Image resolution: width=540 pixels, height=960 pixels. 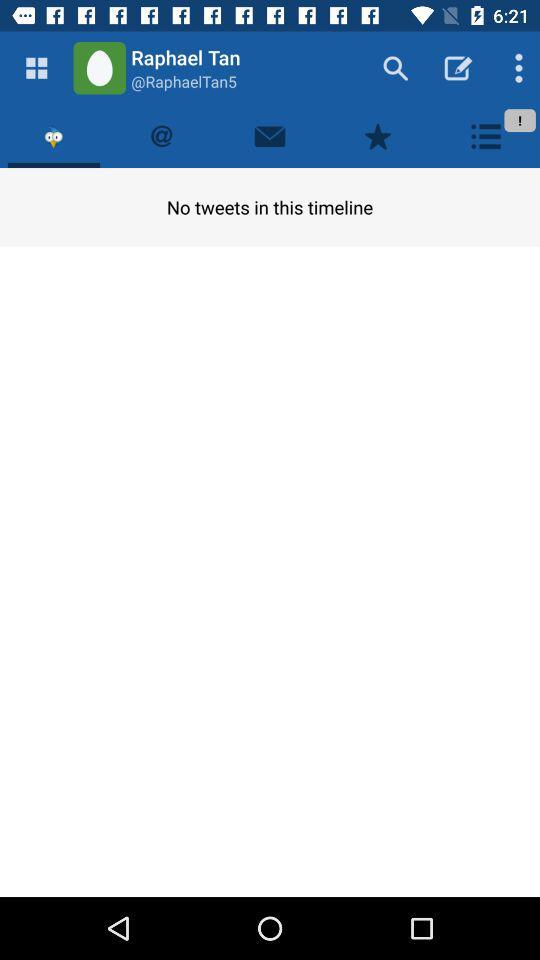 What do you see at coordinates (378, 135) in the screenshot?
I see `personal favorites` at bounding box center [378, 135].